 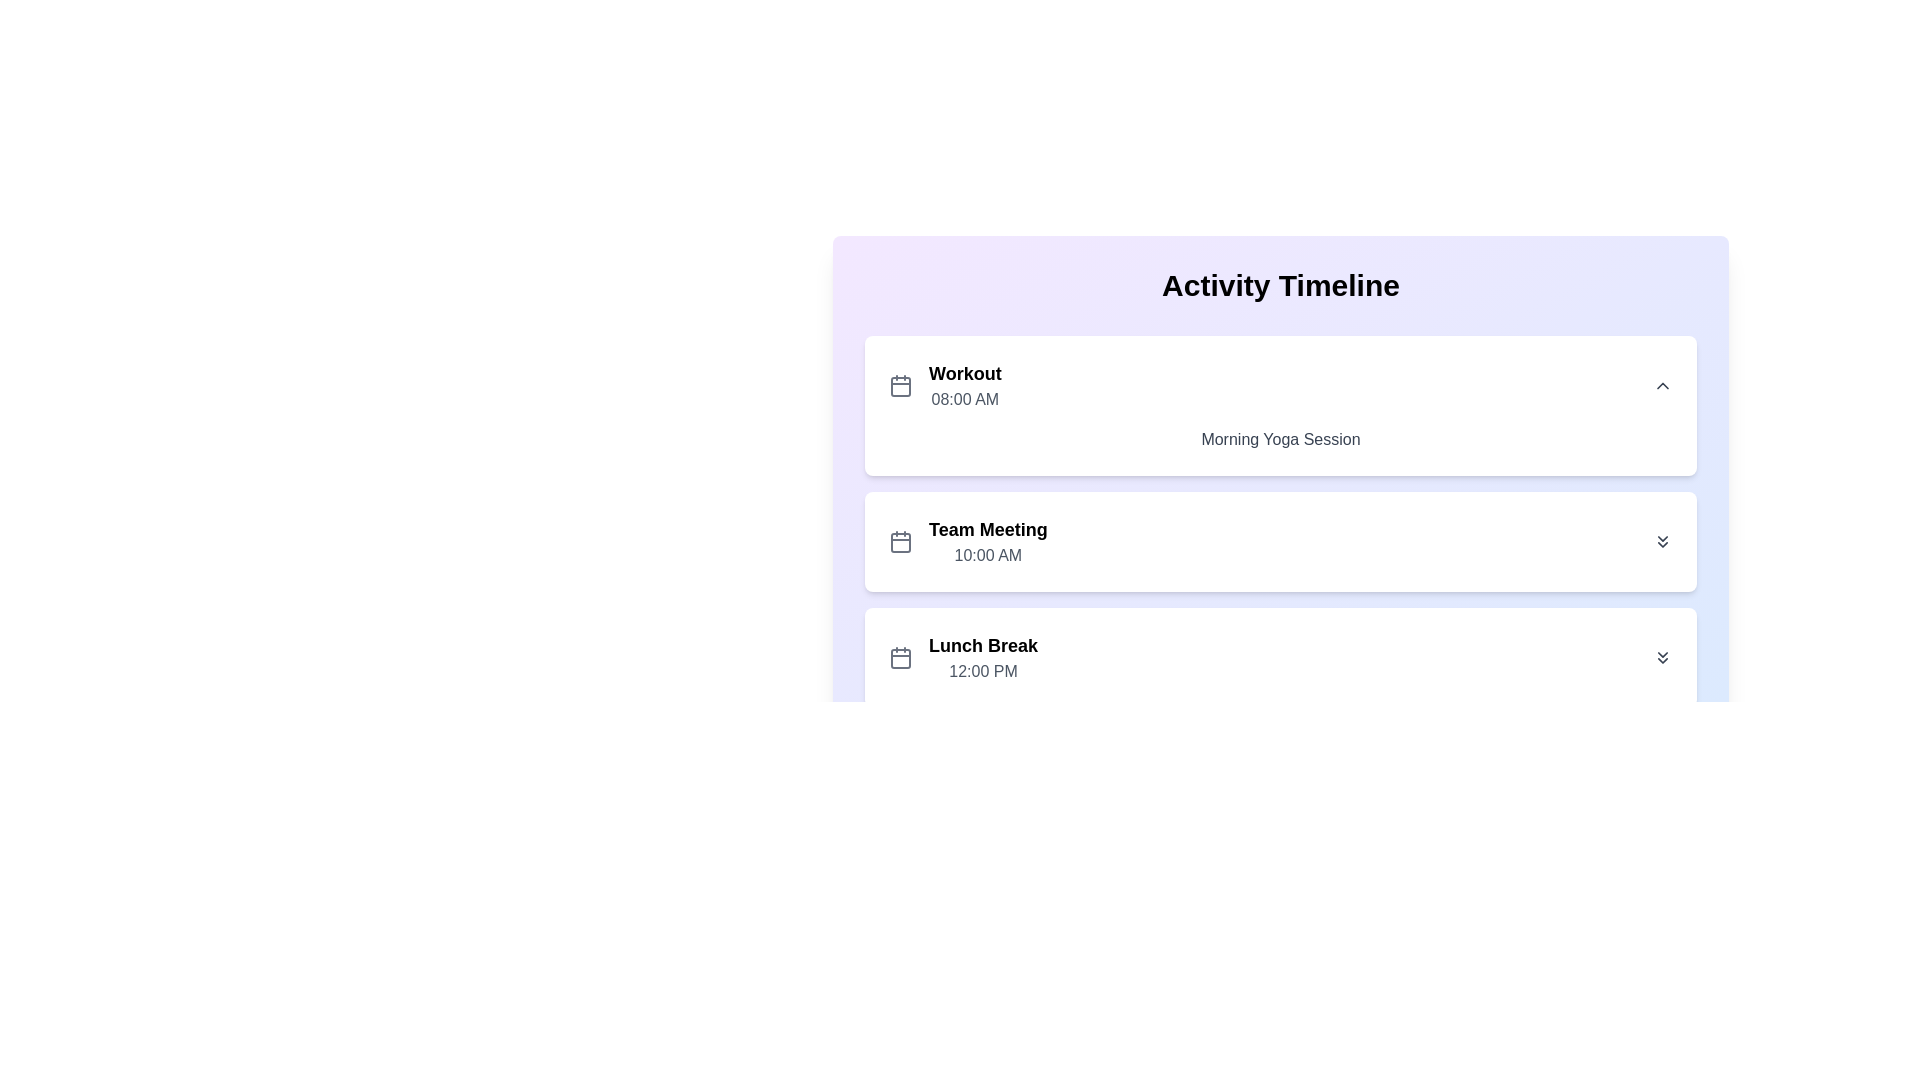 I want to click on the 'Team Meeting' card component in the 'Activity Timeline' section, which is the second card below the 'Workout' card, so click(x=1281, y=542).